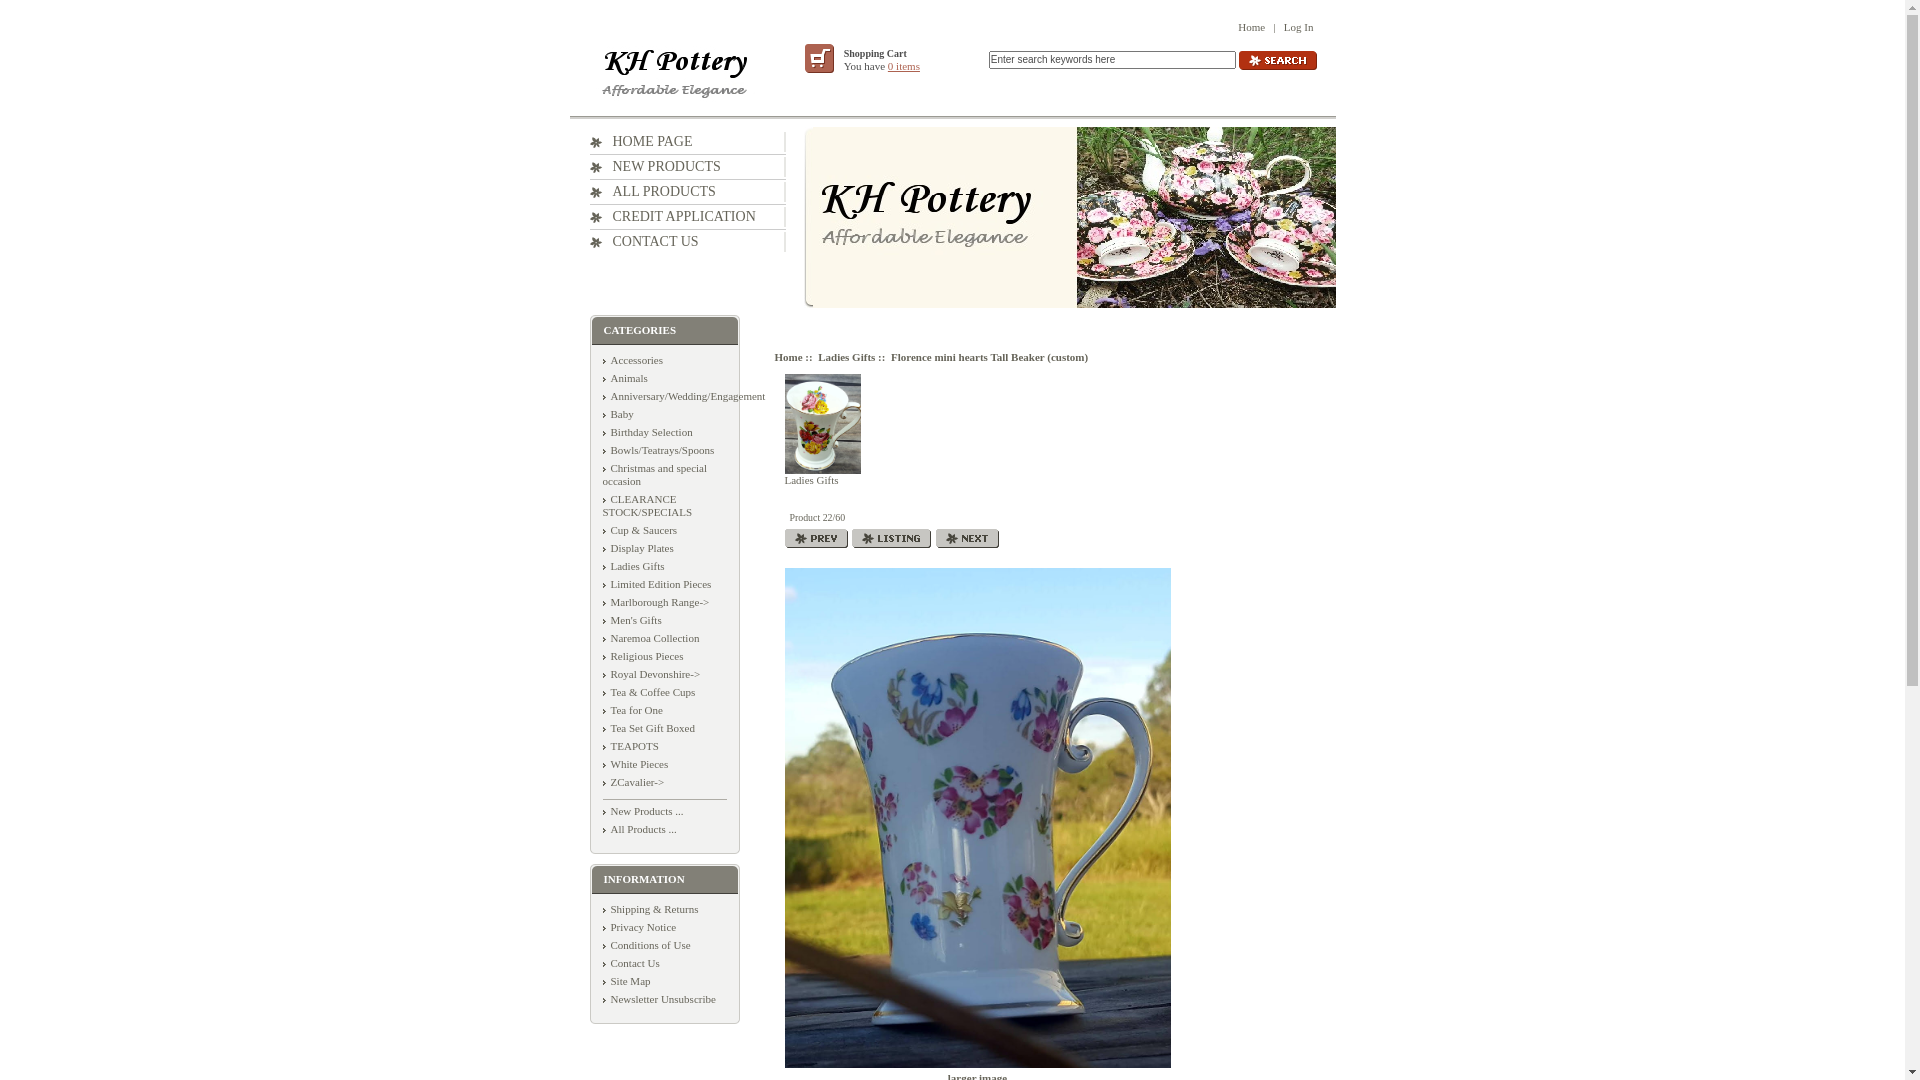 The image size is (1920, 1080). I want to click on 'Baby', so click(616, 412).